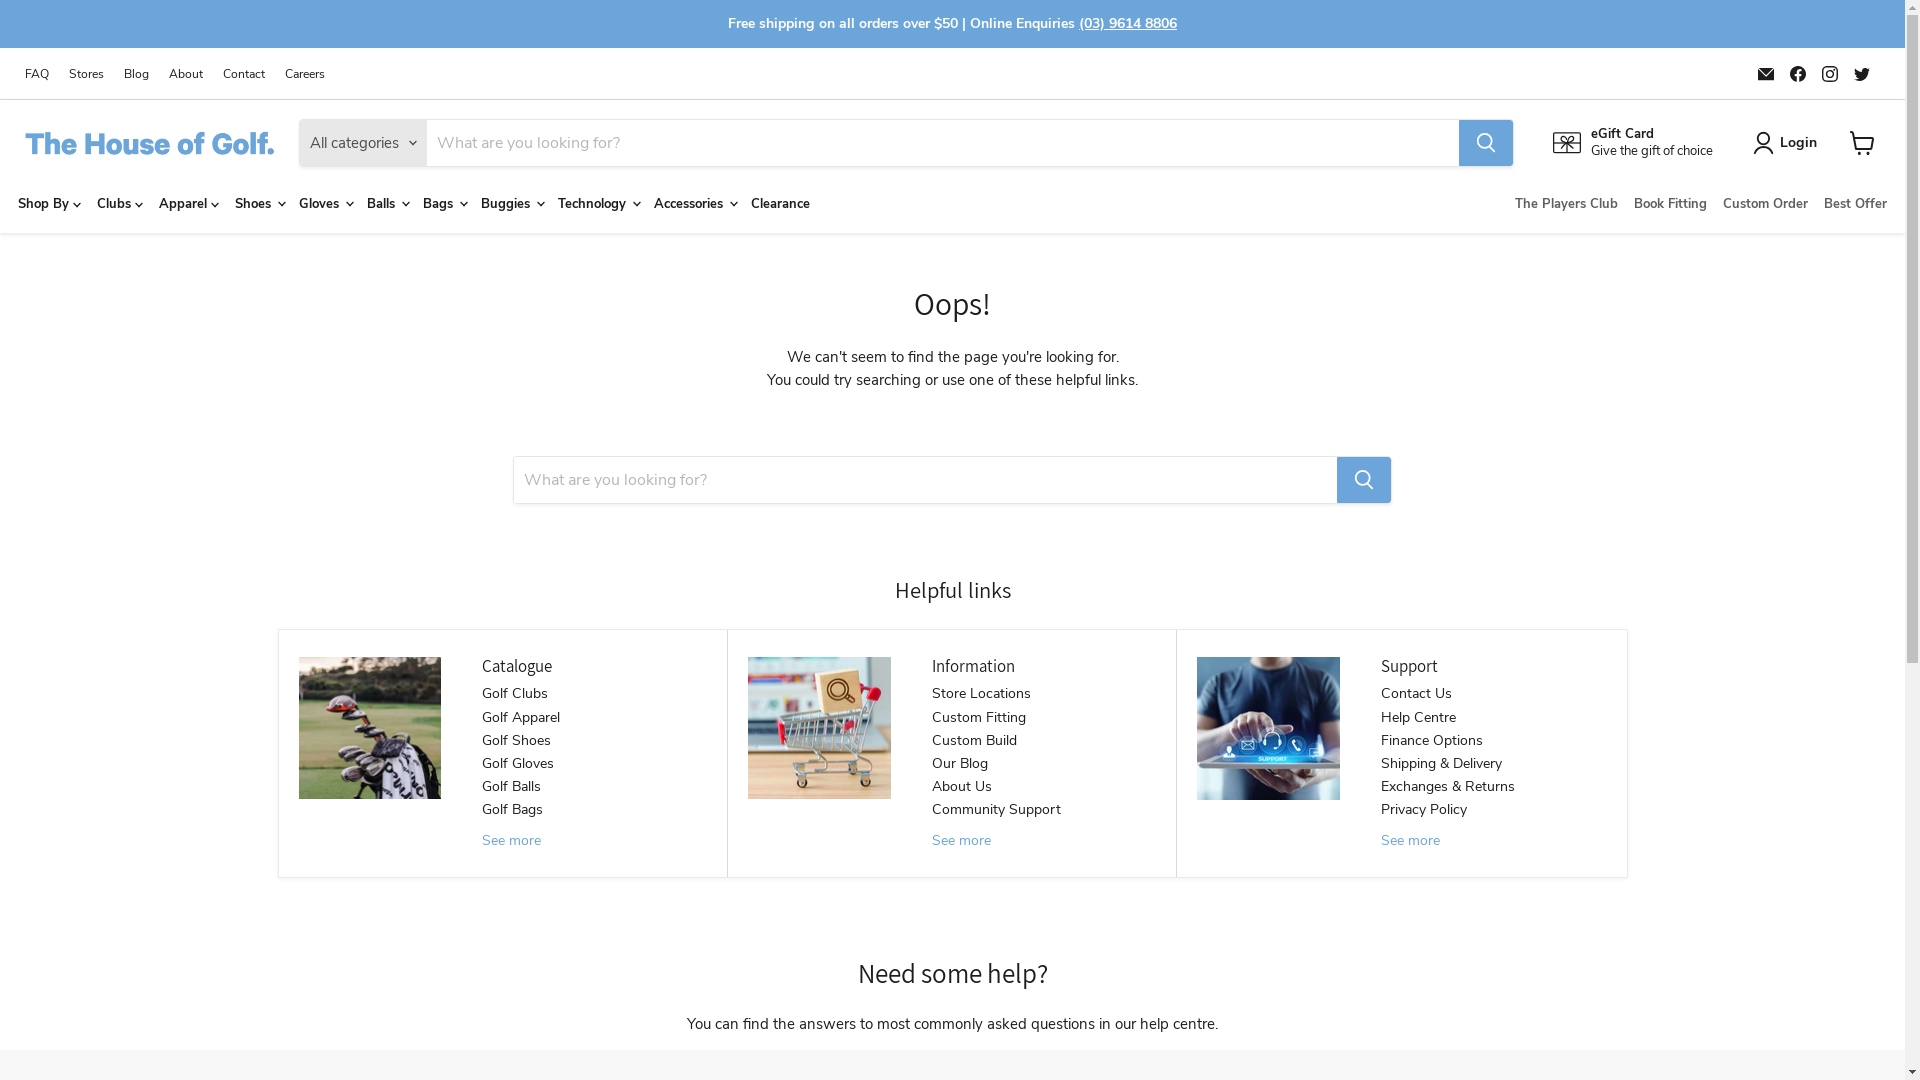 This screenshot has height=1080, width=1920. Describe the element at coordinates (1507, 204) in the screenshot. I see `'The Players Club'` at that location.